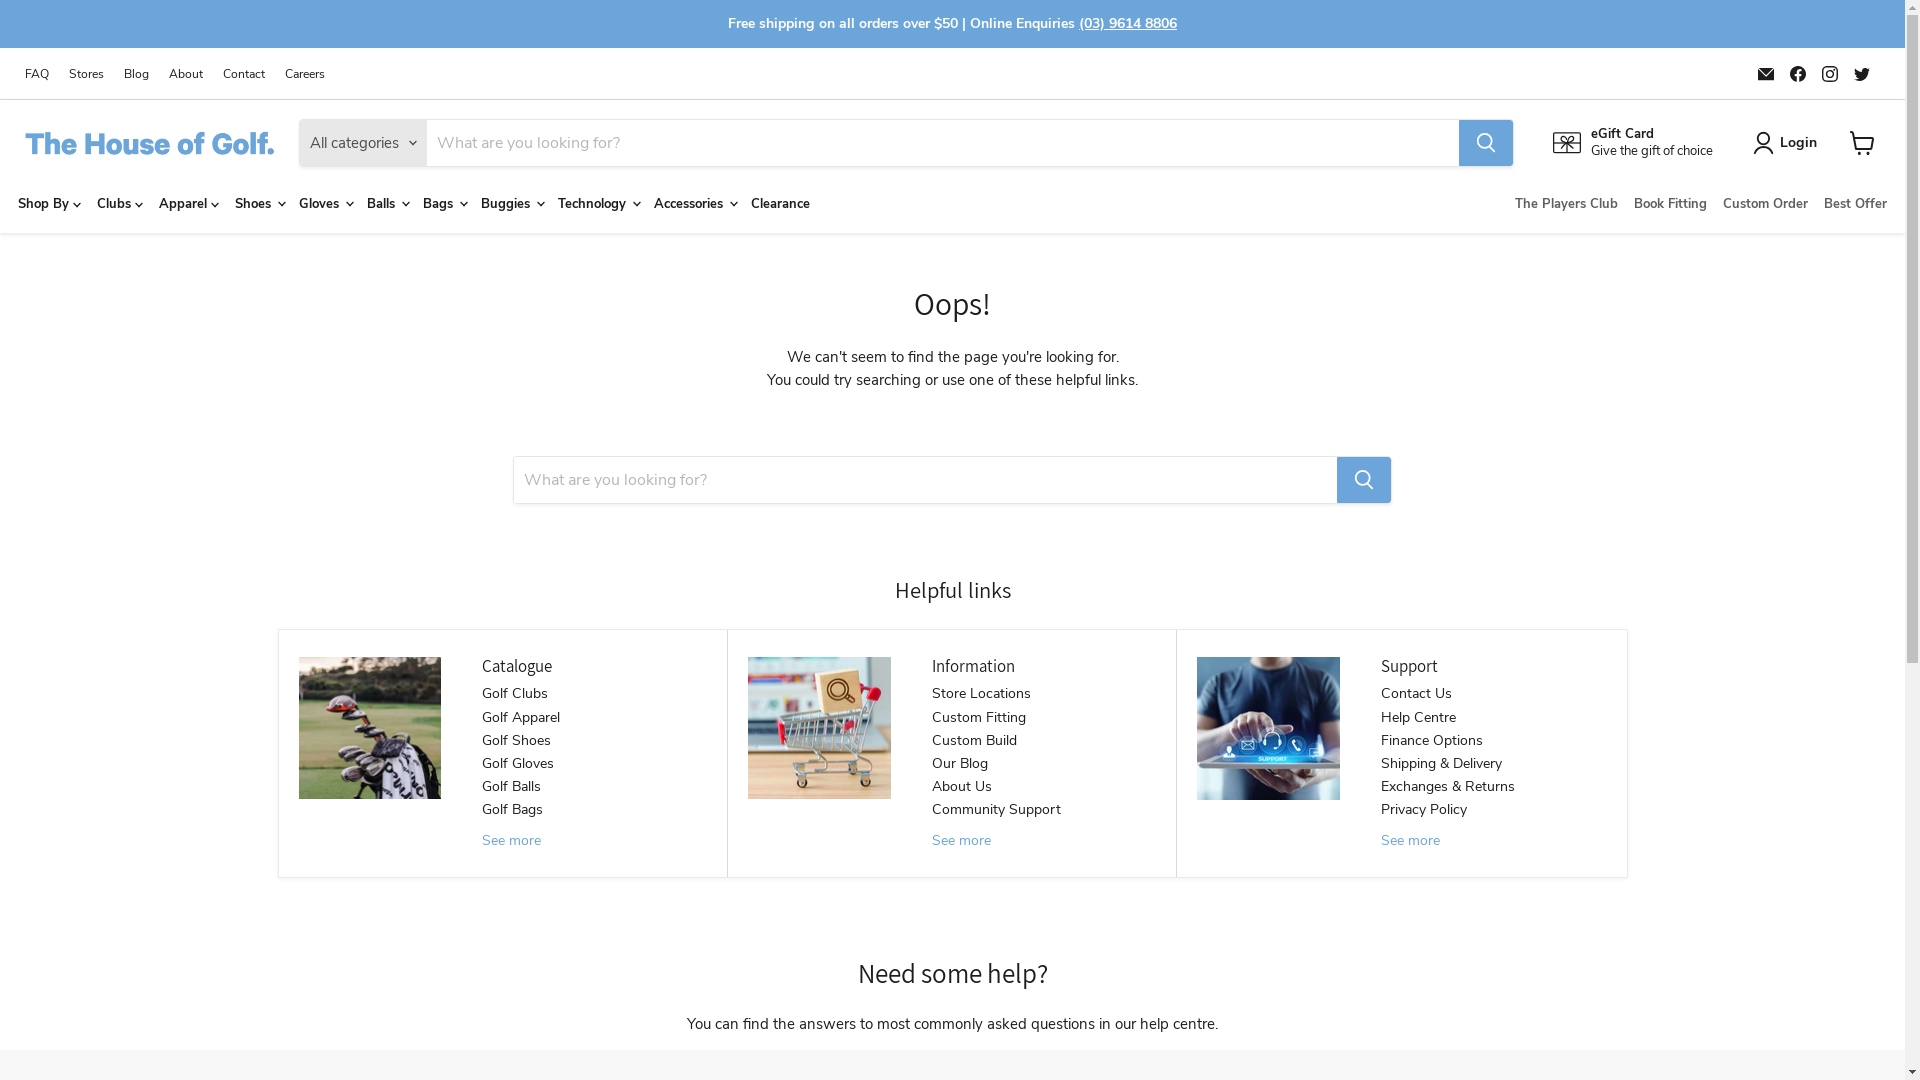 This screenshot has height=1080, width=1920. Describe the element at coordinates (1507, 204) in the screenshot. I see `'The Players Club'` at that location.